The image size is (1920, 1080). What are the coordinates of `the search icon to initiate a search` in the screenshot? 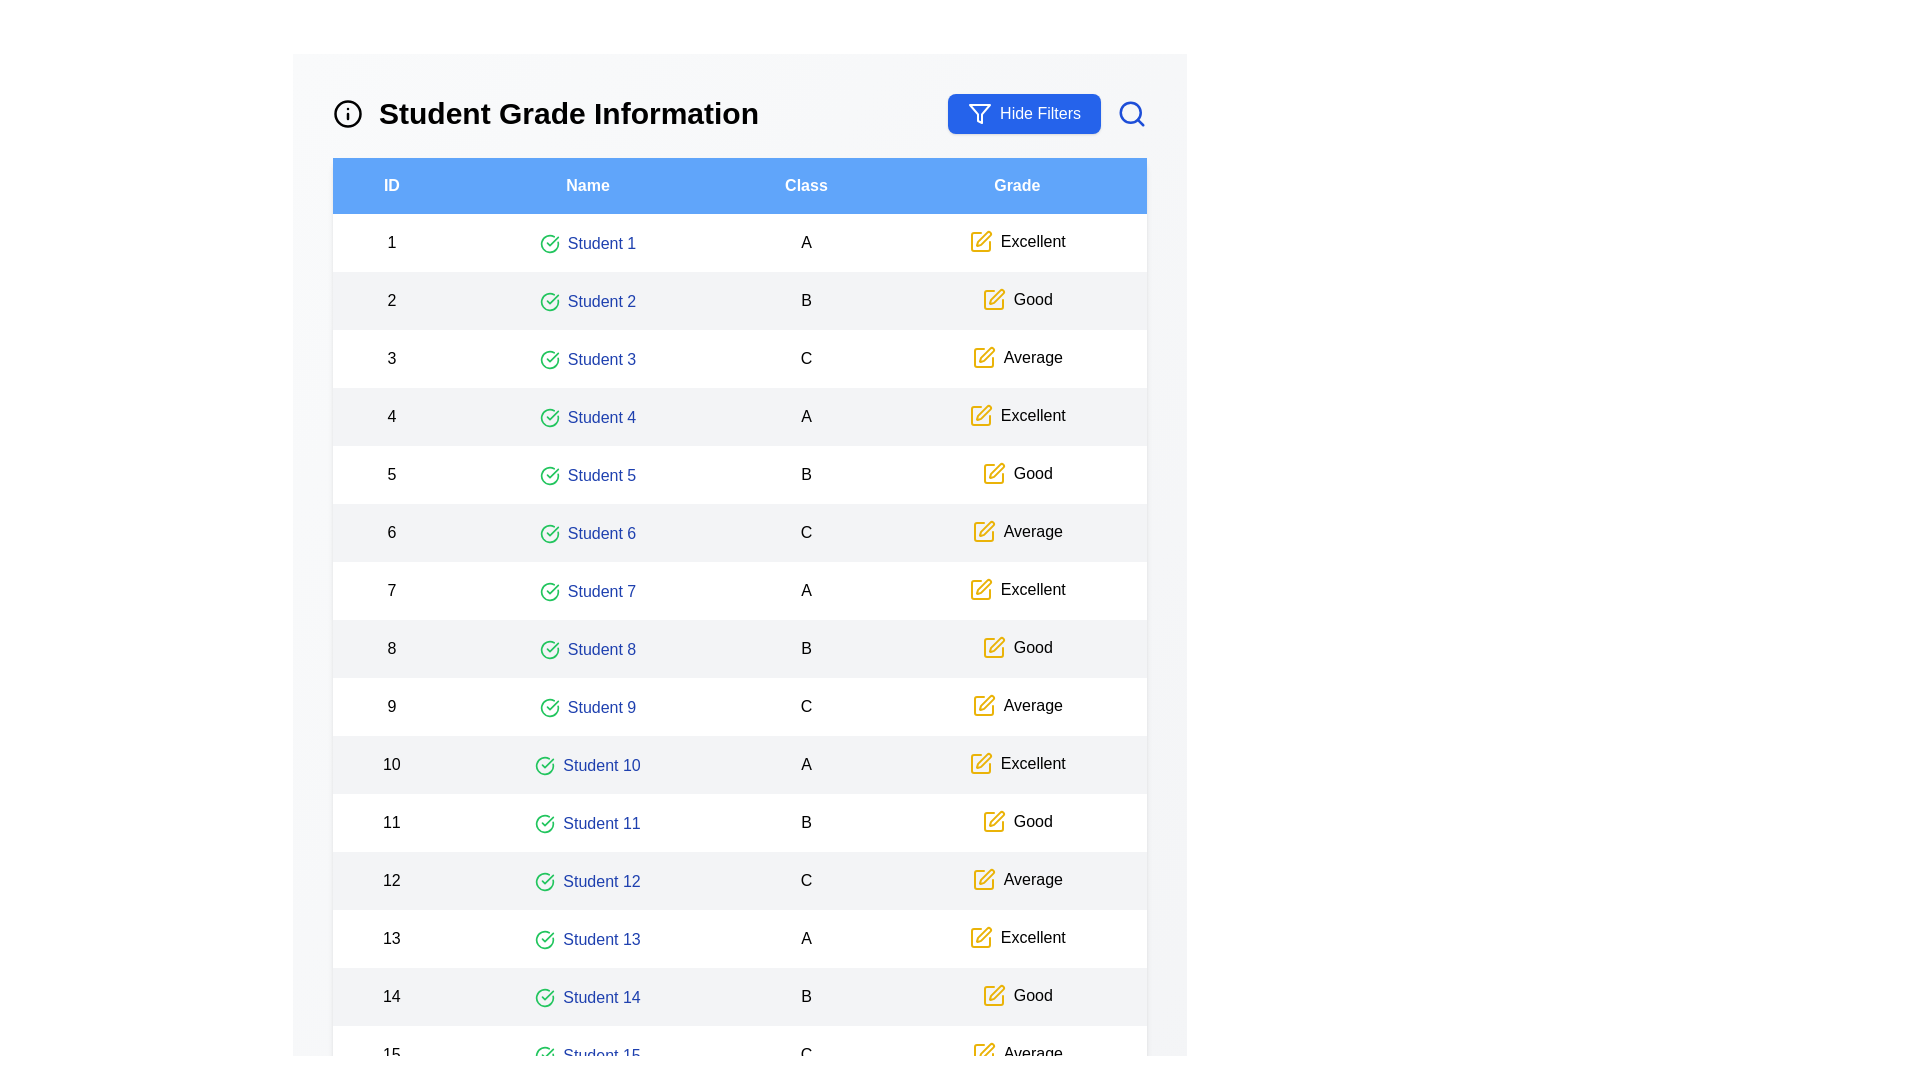 It's located at (1132, 114).